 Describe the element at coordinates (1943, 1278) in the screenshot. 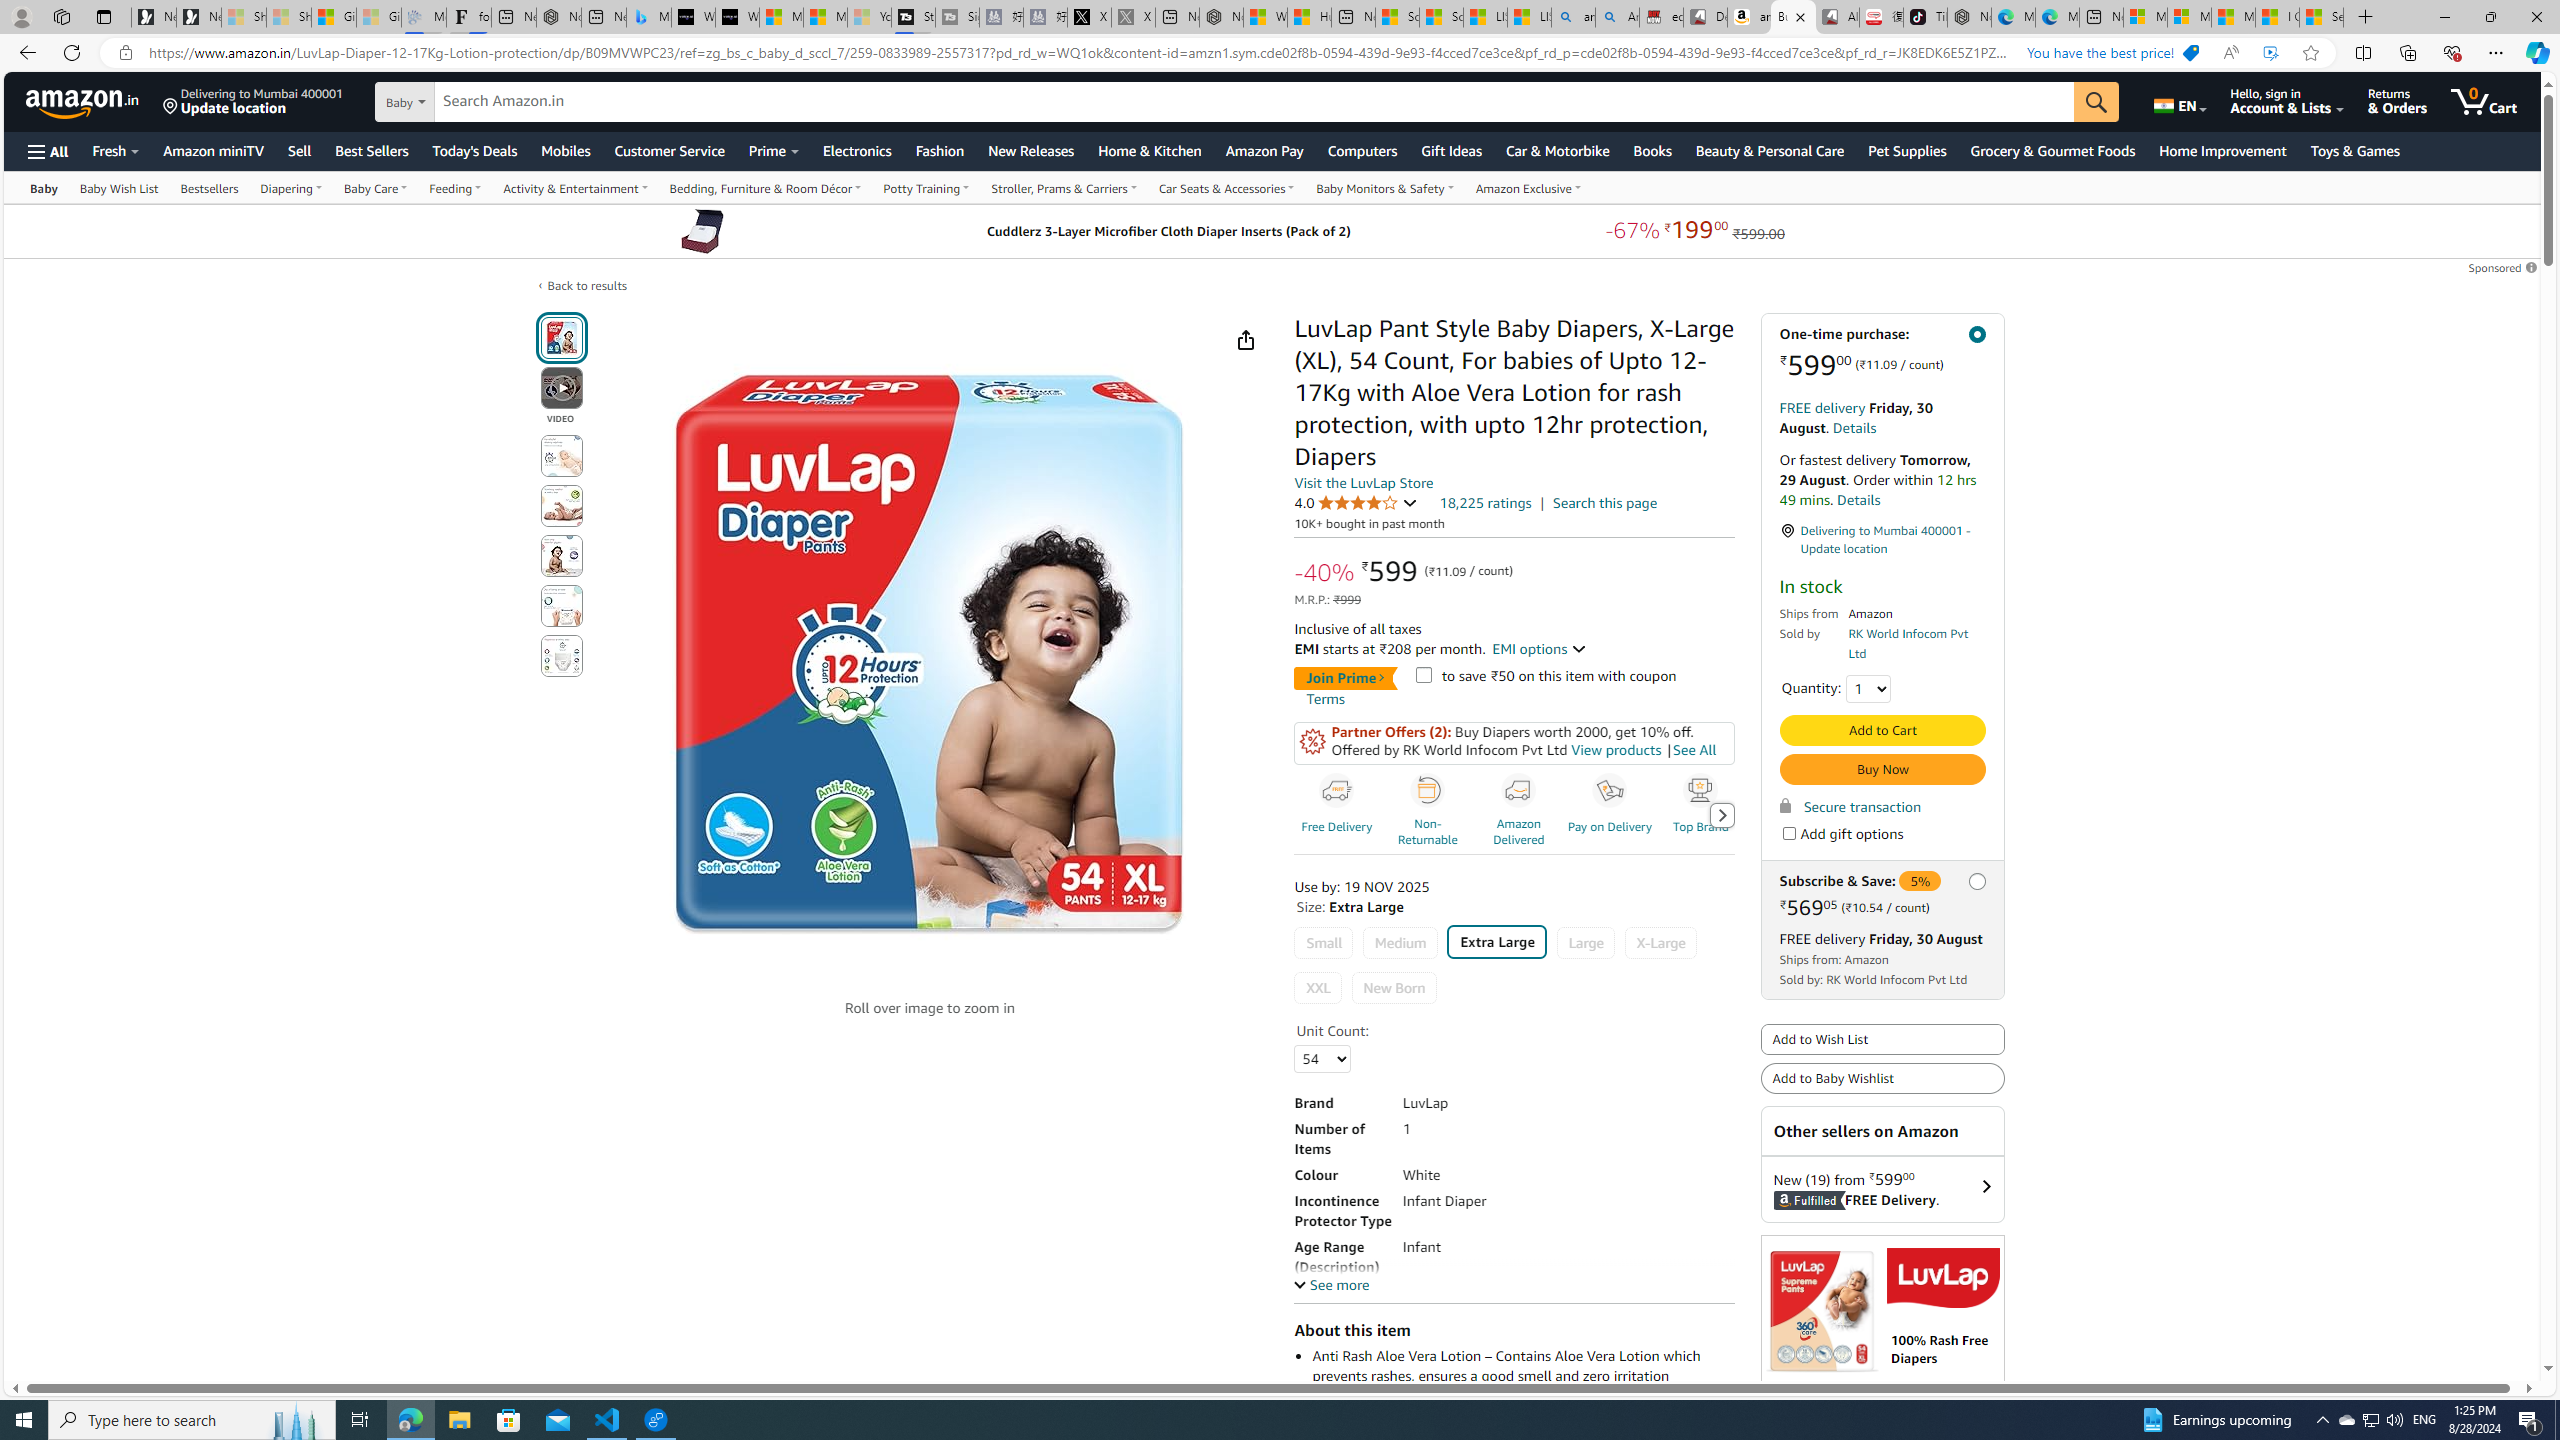

I see `'Logo'` at that location.